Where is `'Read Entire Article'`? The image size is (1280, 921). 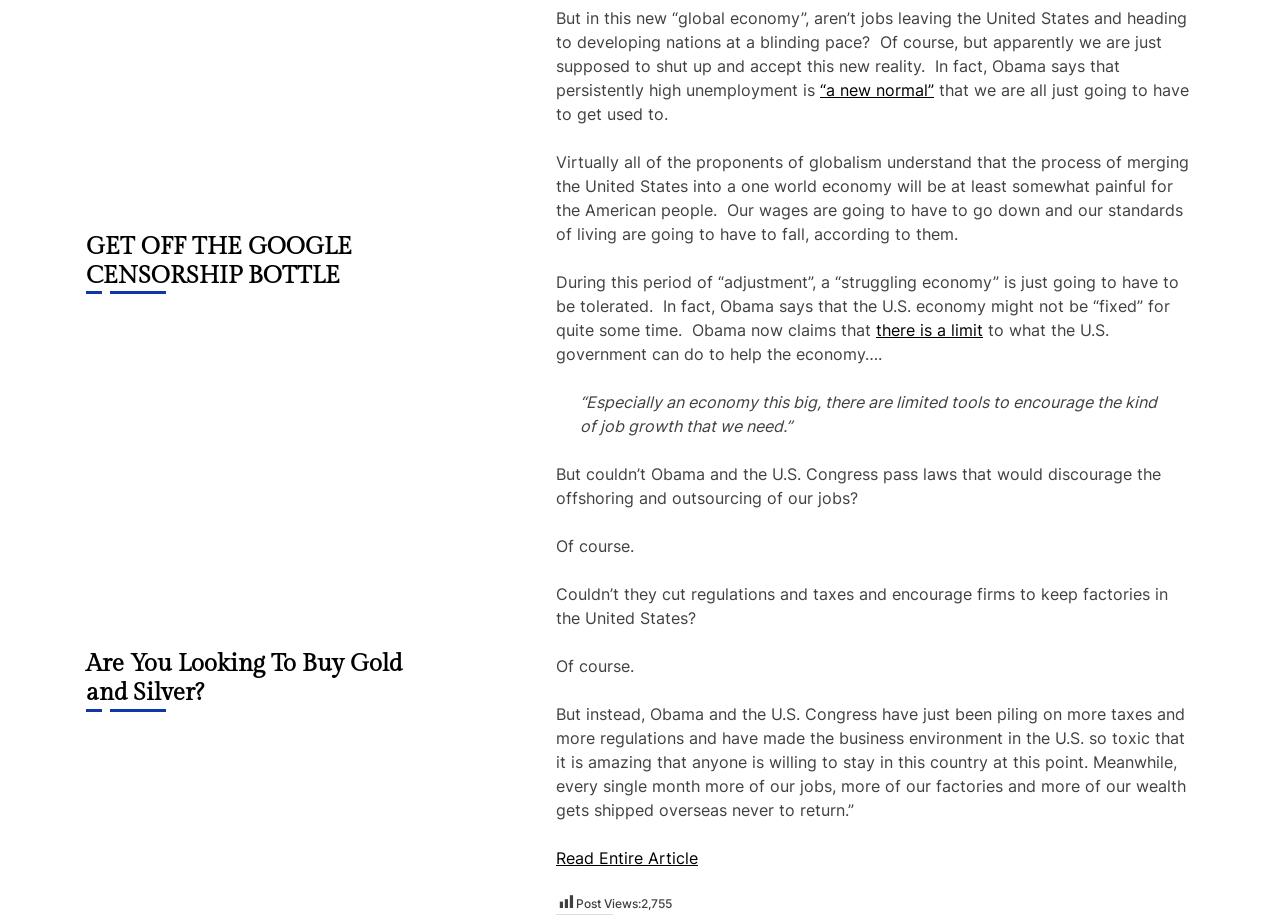
'Read Entire Article' is located at coordinates (625, 857).